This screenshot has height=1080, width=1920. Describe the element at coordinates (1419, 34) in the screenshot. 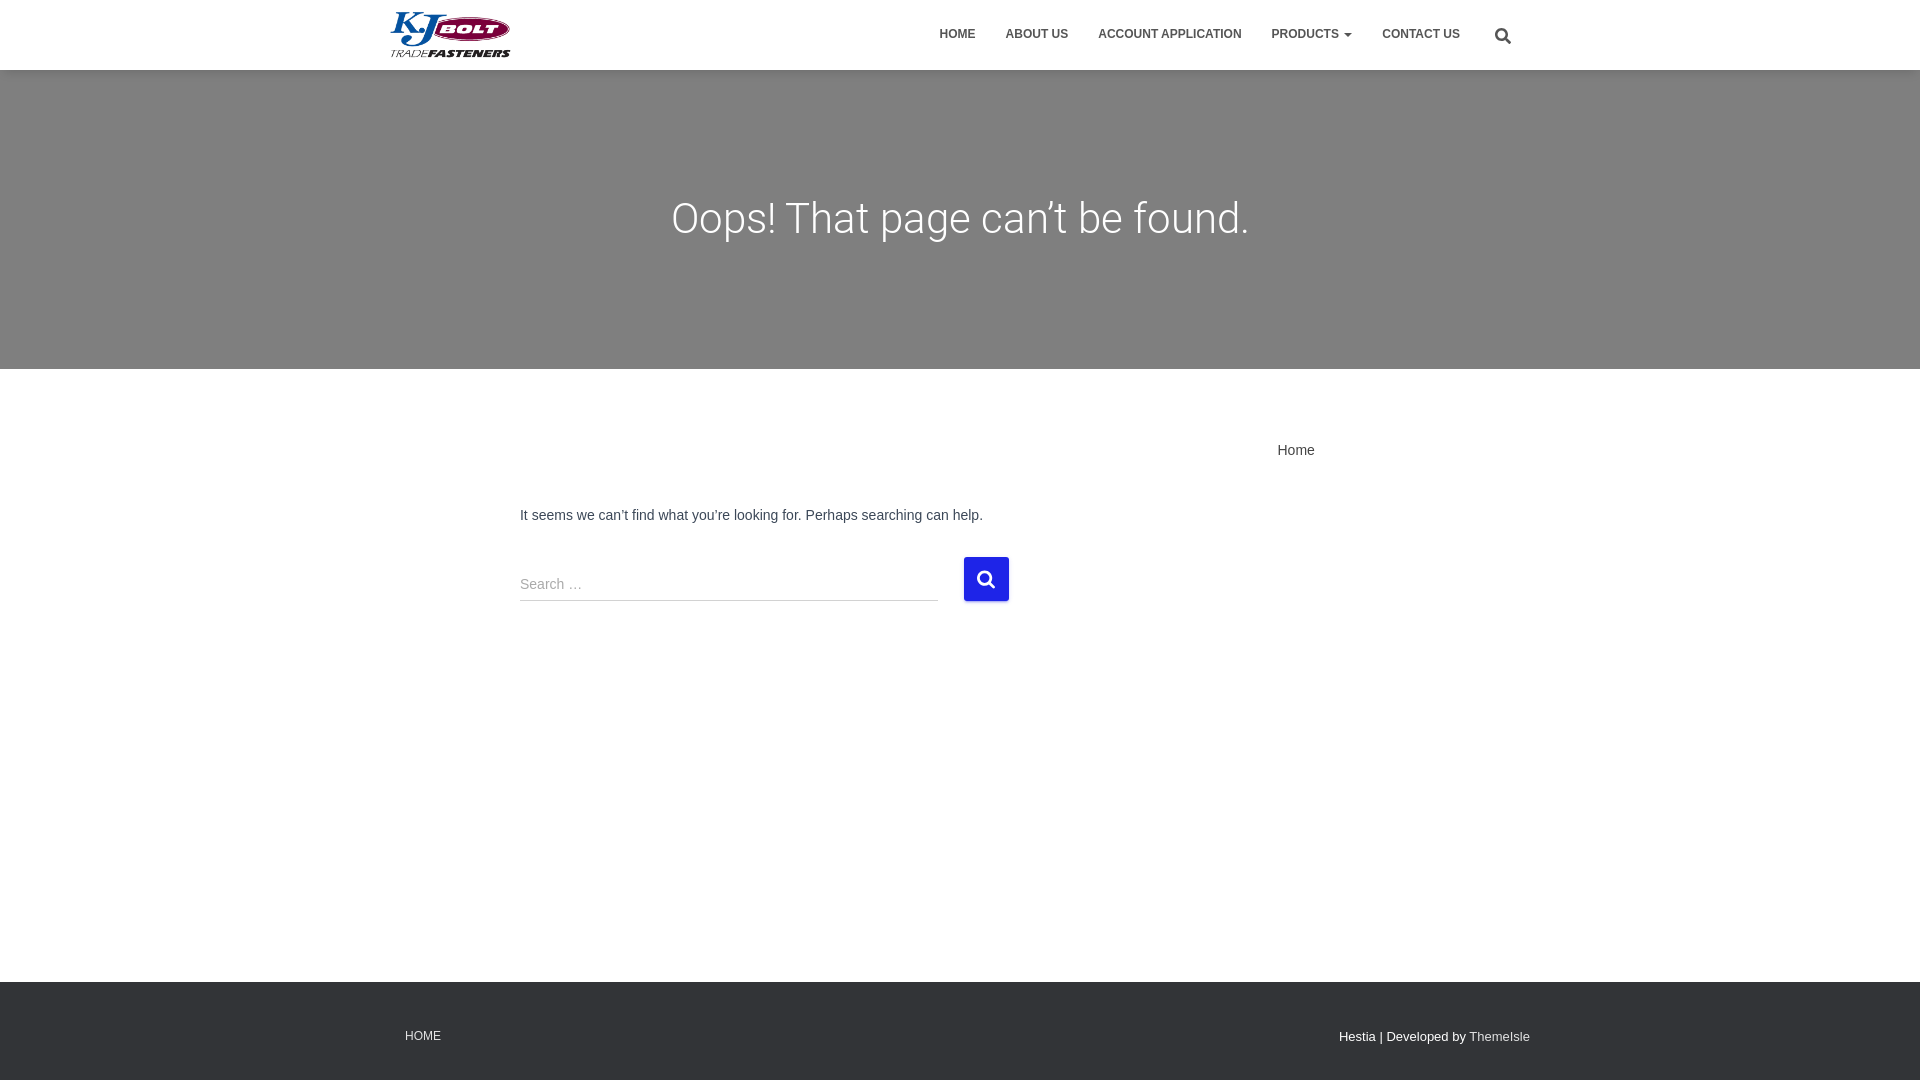

I see `'CONTACT US'` at that location.